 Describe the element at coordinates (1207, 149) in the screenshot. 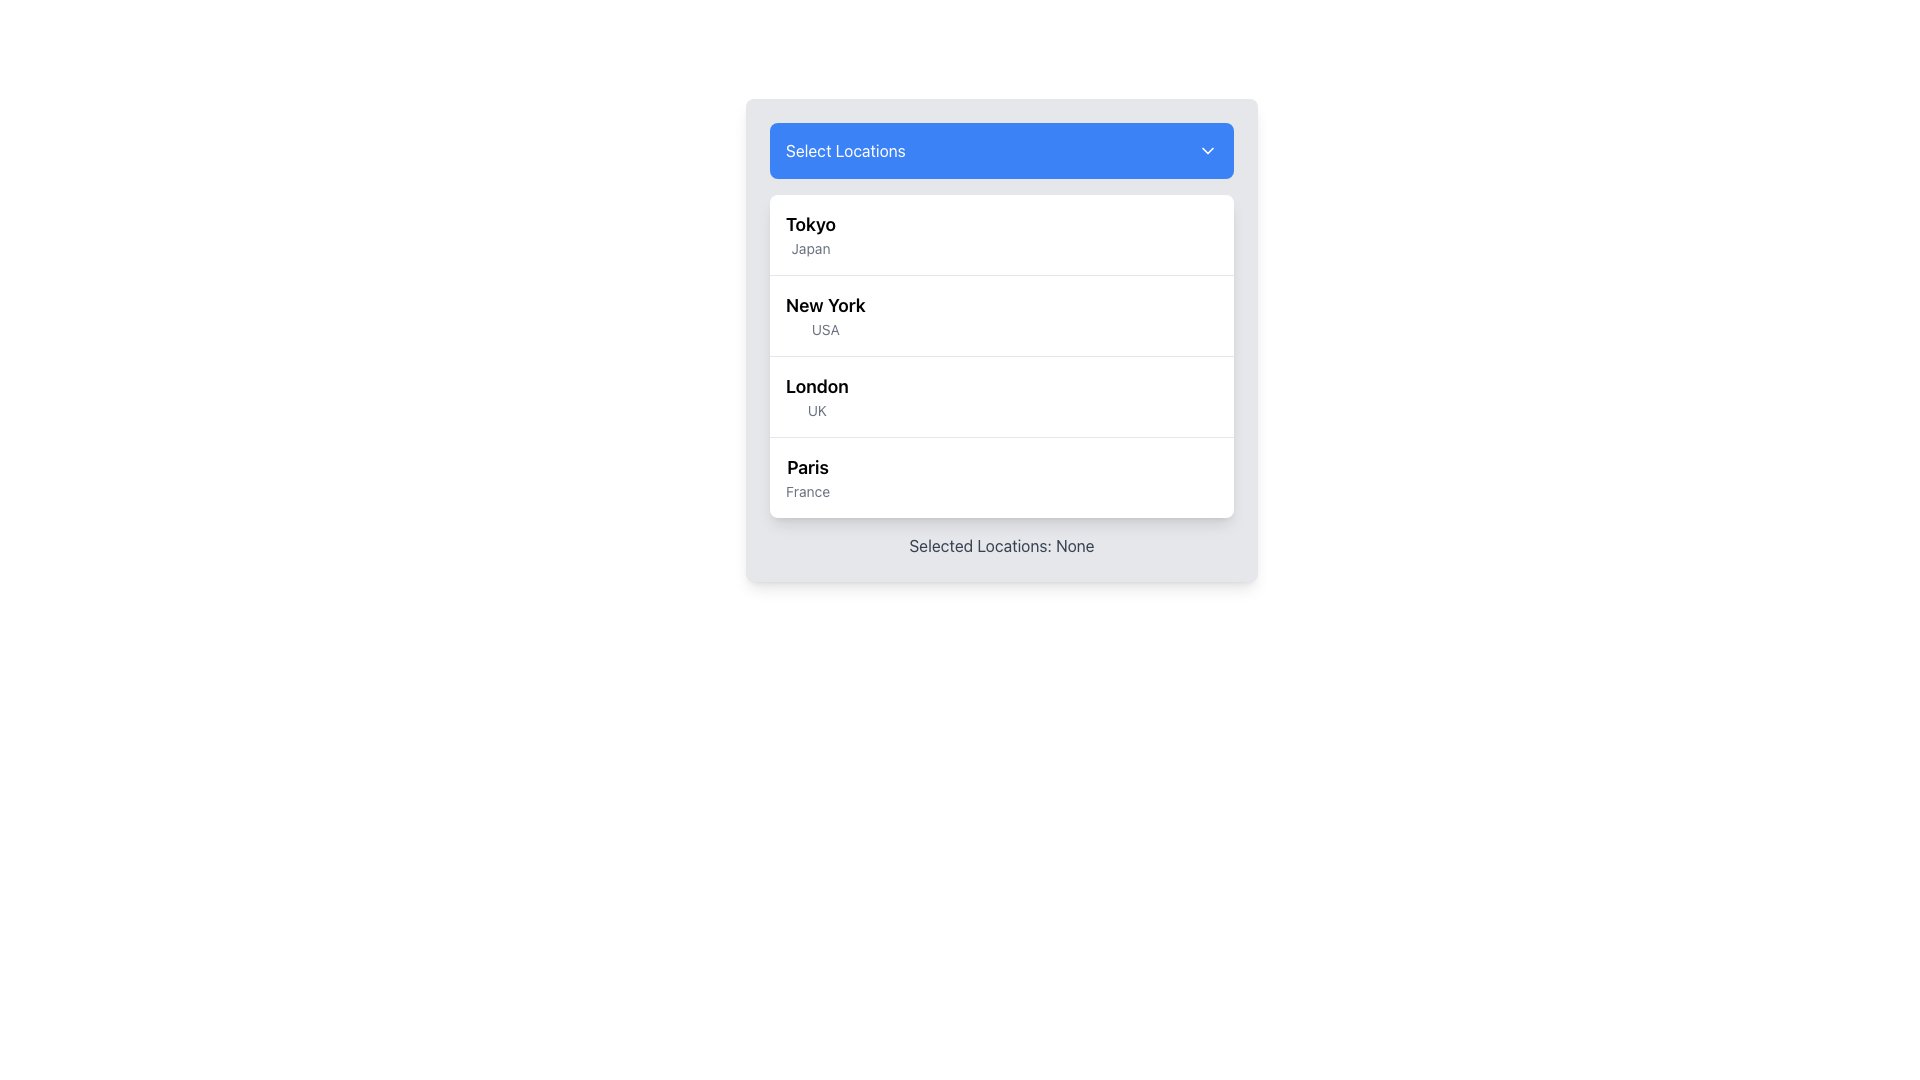

I see `the downward-pointing chevron icon located in the top-right corner of the blue bar labeled 'Select Locations'` at that location.